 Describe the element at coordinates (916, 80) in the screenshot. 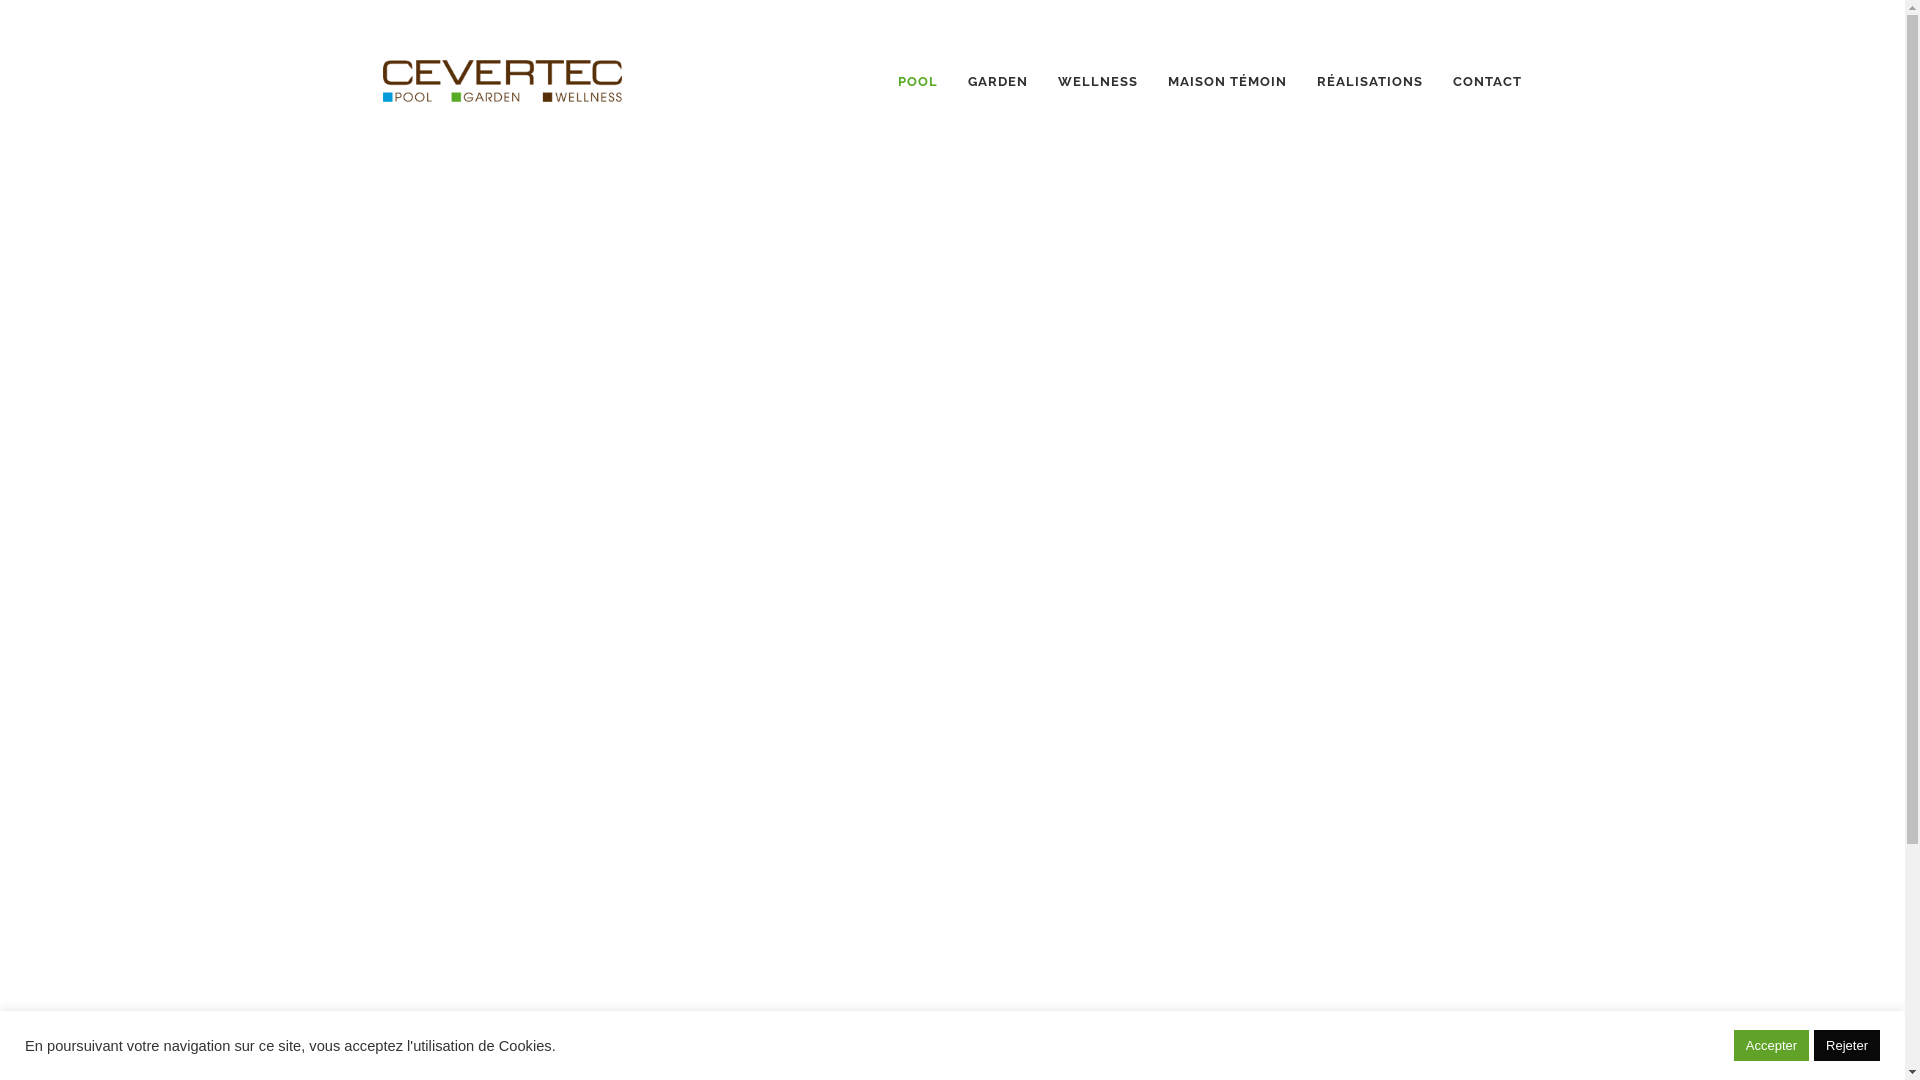

I see `'POOL'` at that location.